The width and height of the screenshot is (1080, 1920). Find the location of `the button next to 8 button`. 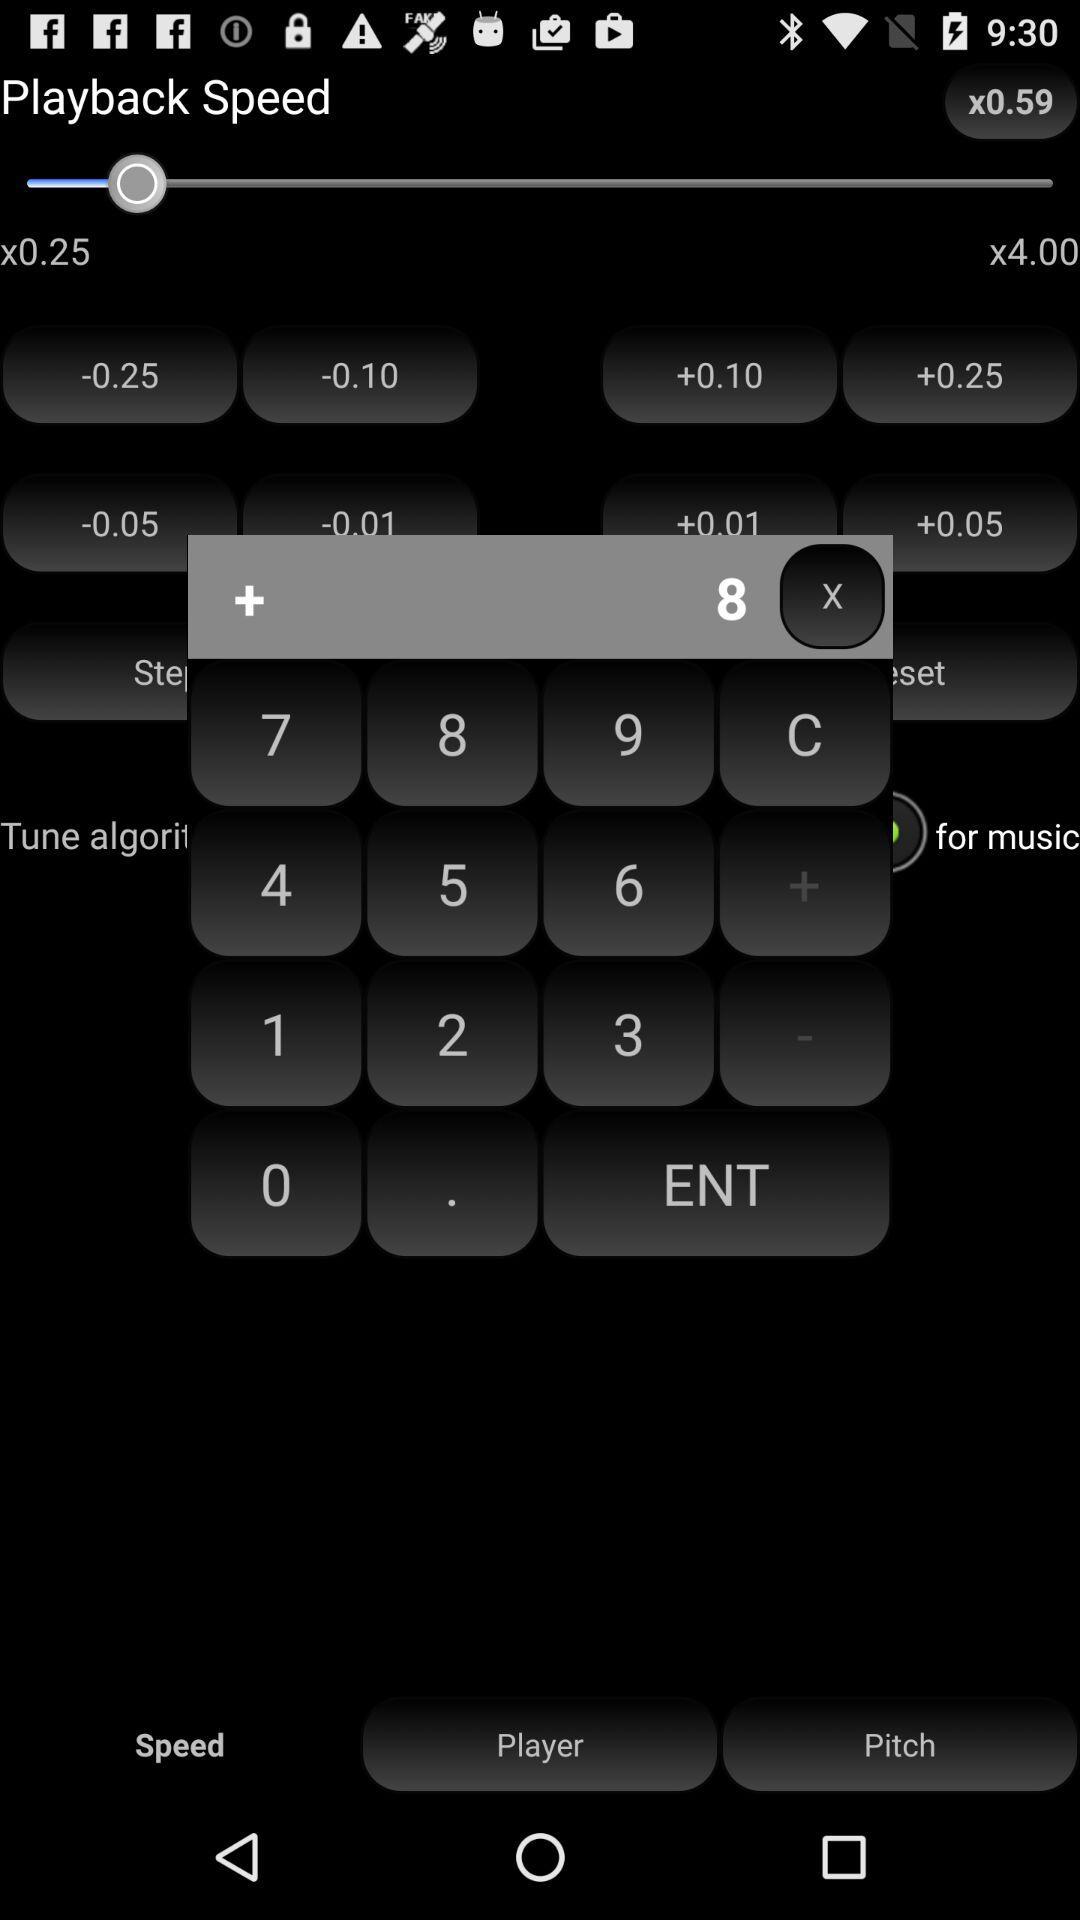

the button next to 8 button is located at coordinates (627, 882).